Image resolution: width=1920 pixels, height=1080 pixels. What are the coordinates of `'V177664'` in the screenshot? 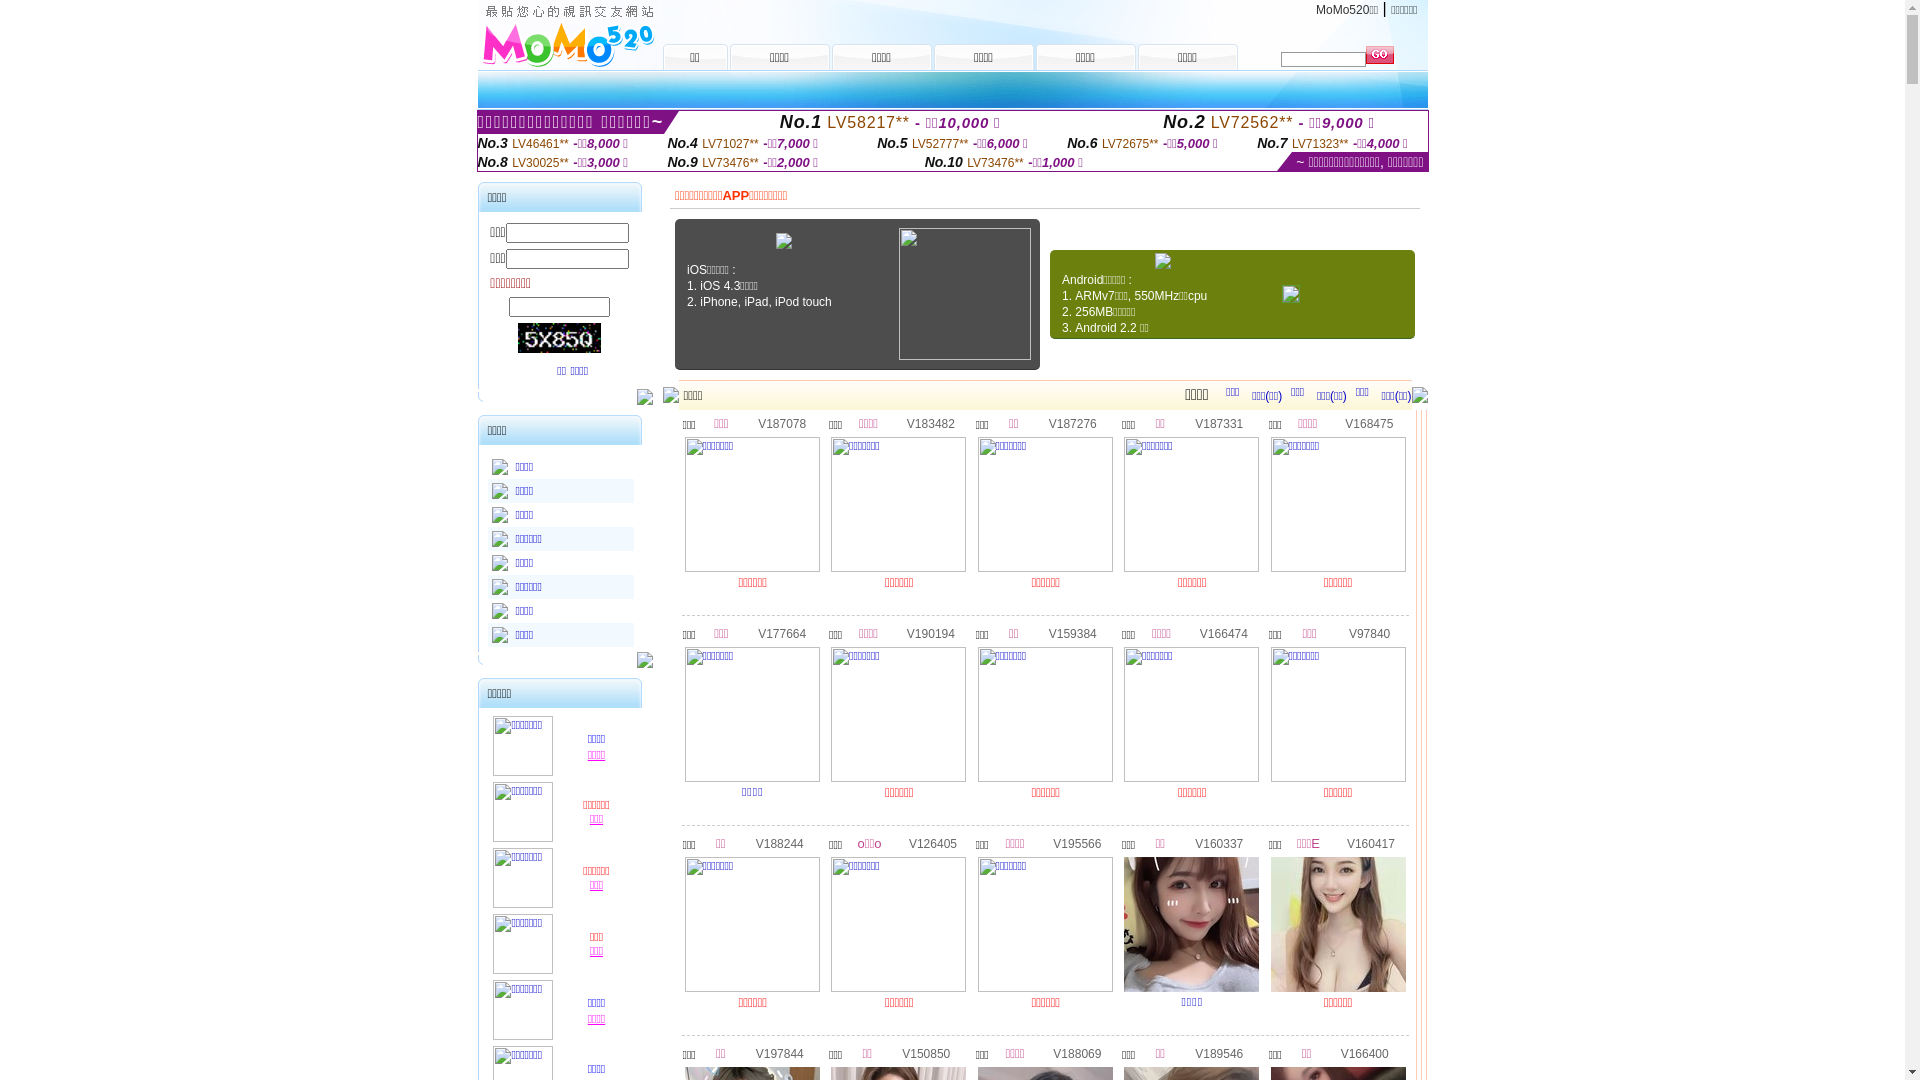 It's located at (781, 632).